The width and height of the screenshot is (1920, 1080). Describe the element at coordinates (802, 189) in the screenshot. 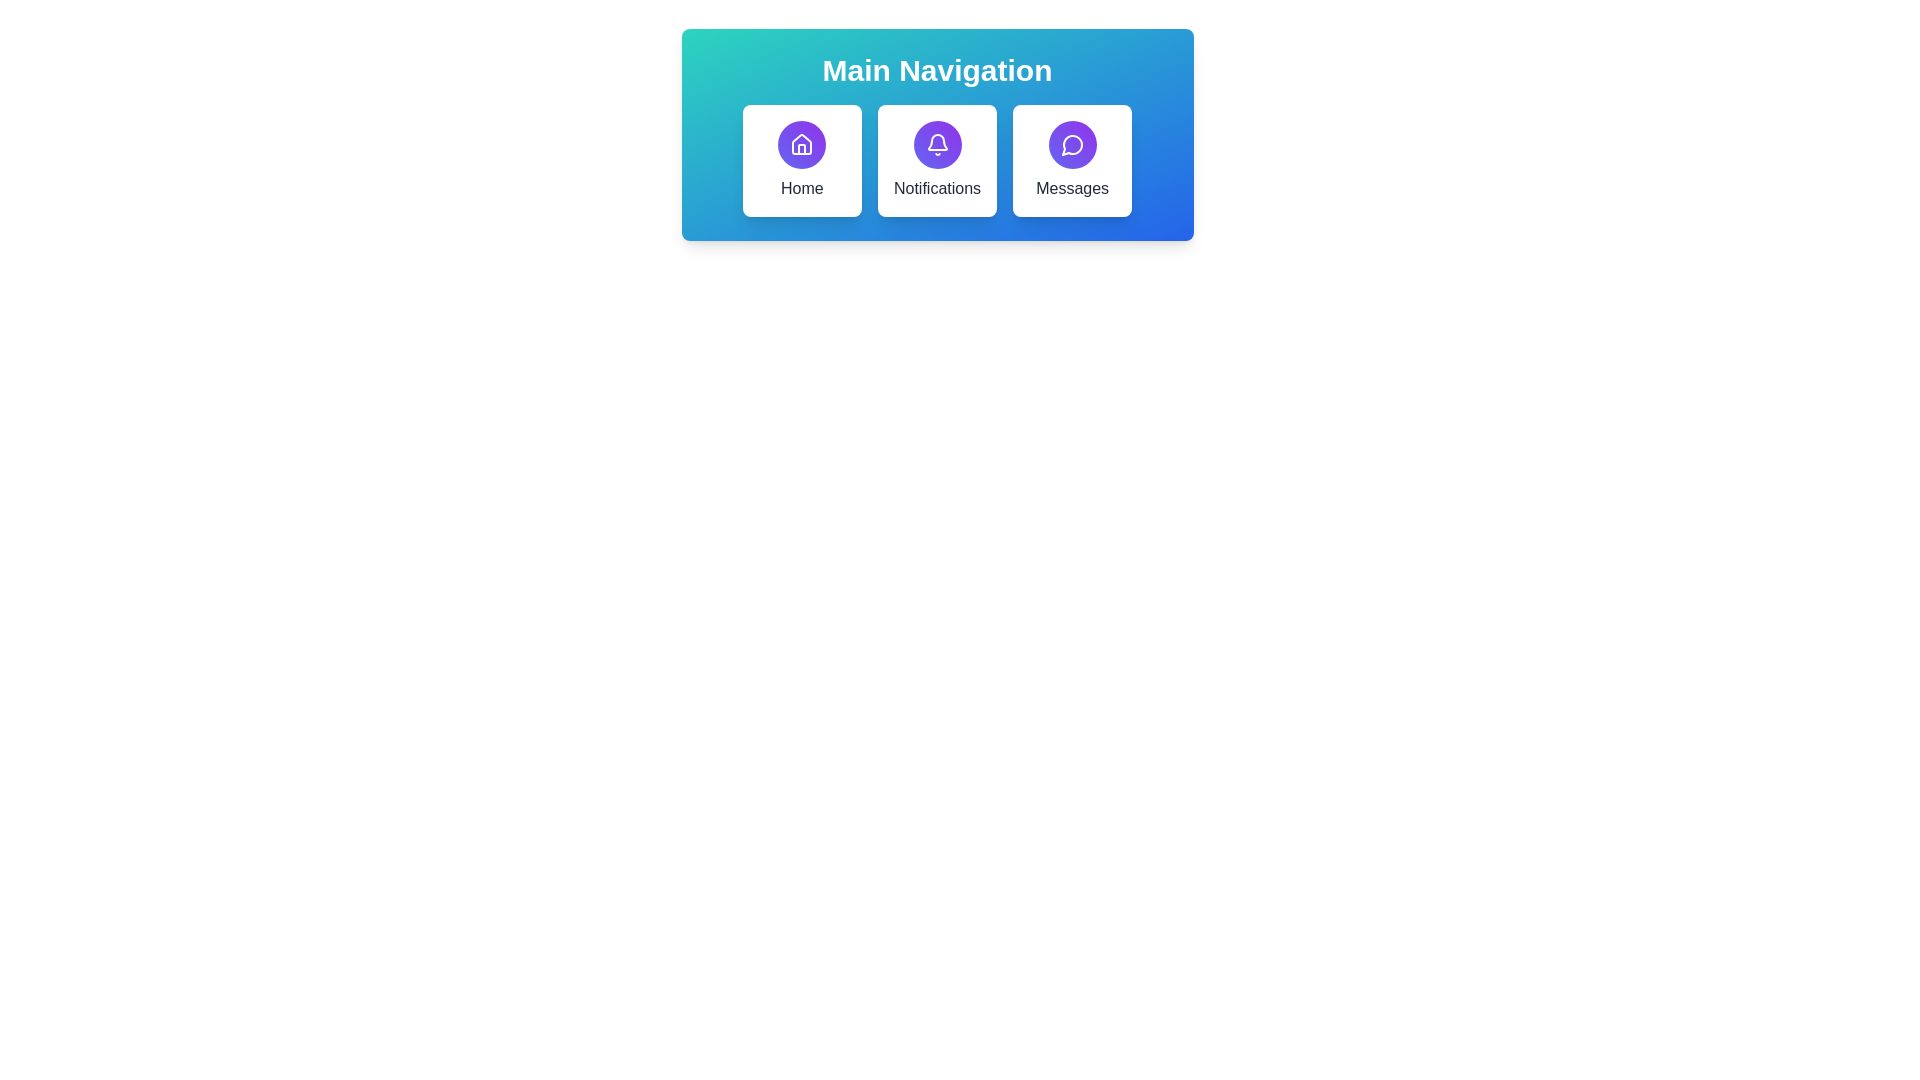

I see `the 'Home' text label that designates functionality in the navigation menu, located centrally below the house icon` at that location.